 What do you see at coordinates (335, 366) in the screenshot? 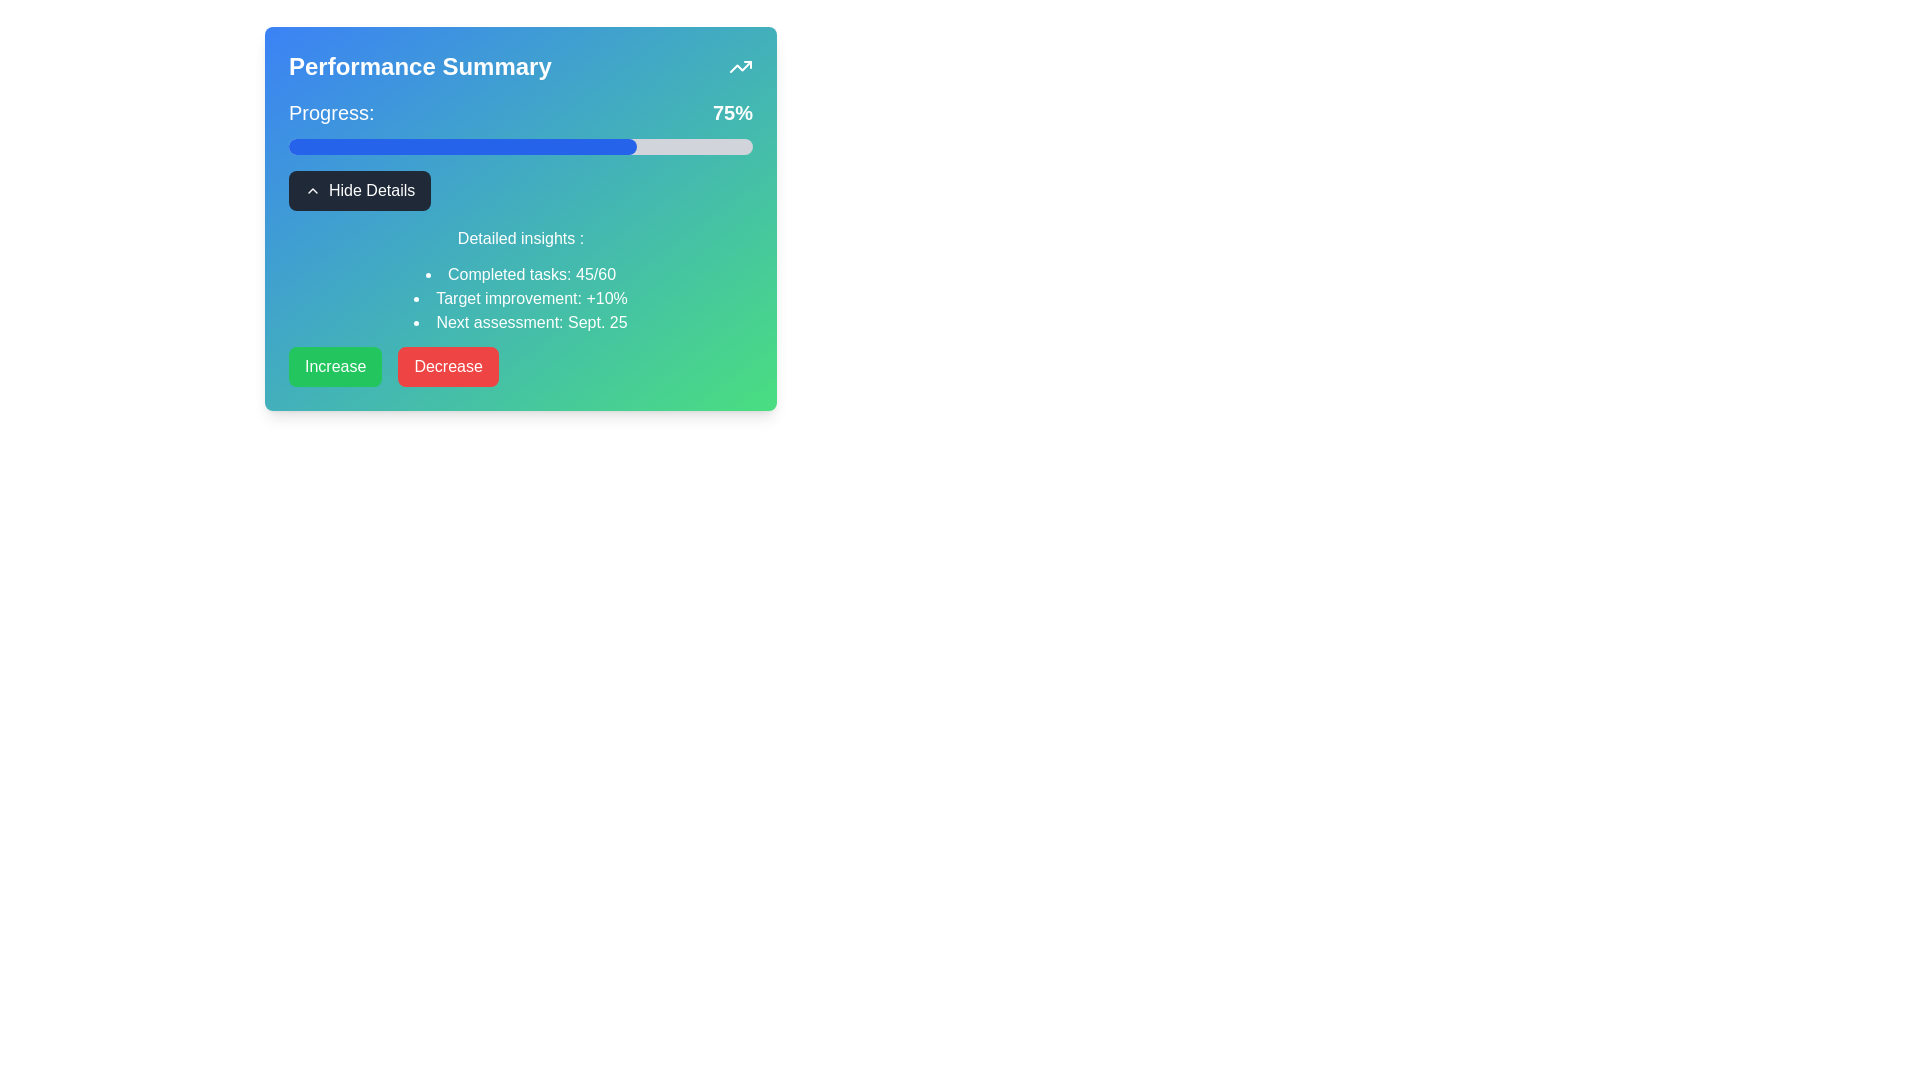
I see `the 'Increase' button located on the left of the 'Decrease' button in a horizontal group near the bottom of a card-like UI component to observe hover effects` at bounding box center [335, 366].